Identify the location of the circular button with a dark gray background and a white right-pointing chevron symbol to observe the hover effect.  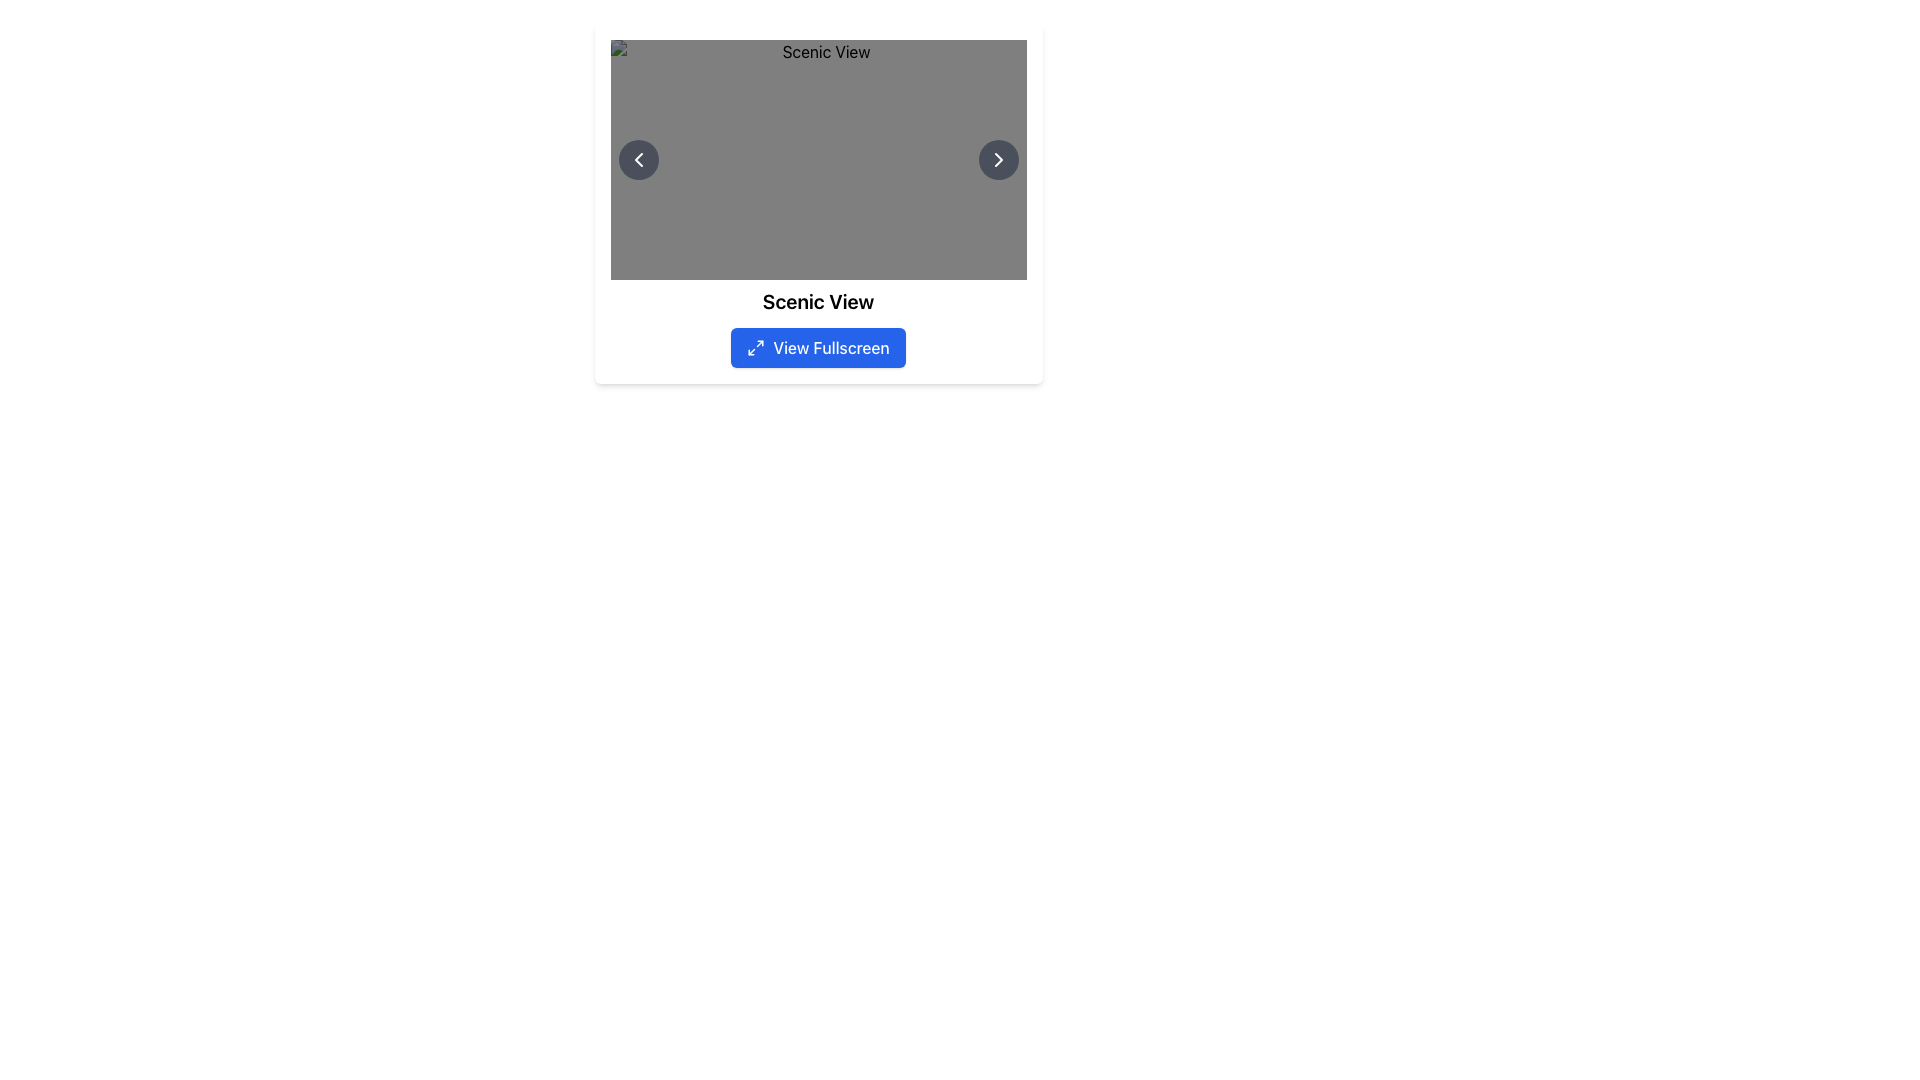
(998, 158).